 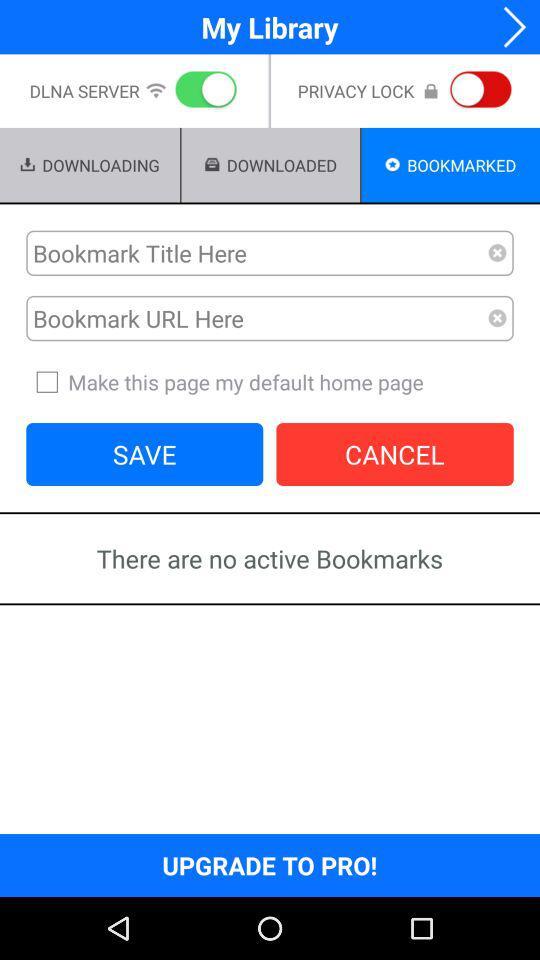 What do you see at coordinates (508, 28) in the screenshot?
I see `the arrow_forward icon` at bounding box center [508, 28].